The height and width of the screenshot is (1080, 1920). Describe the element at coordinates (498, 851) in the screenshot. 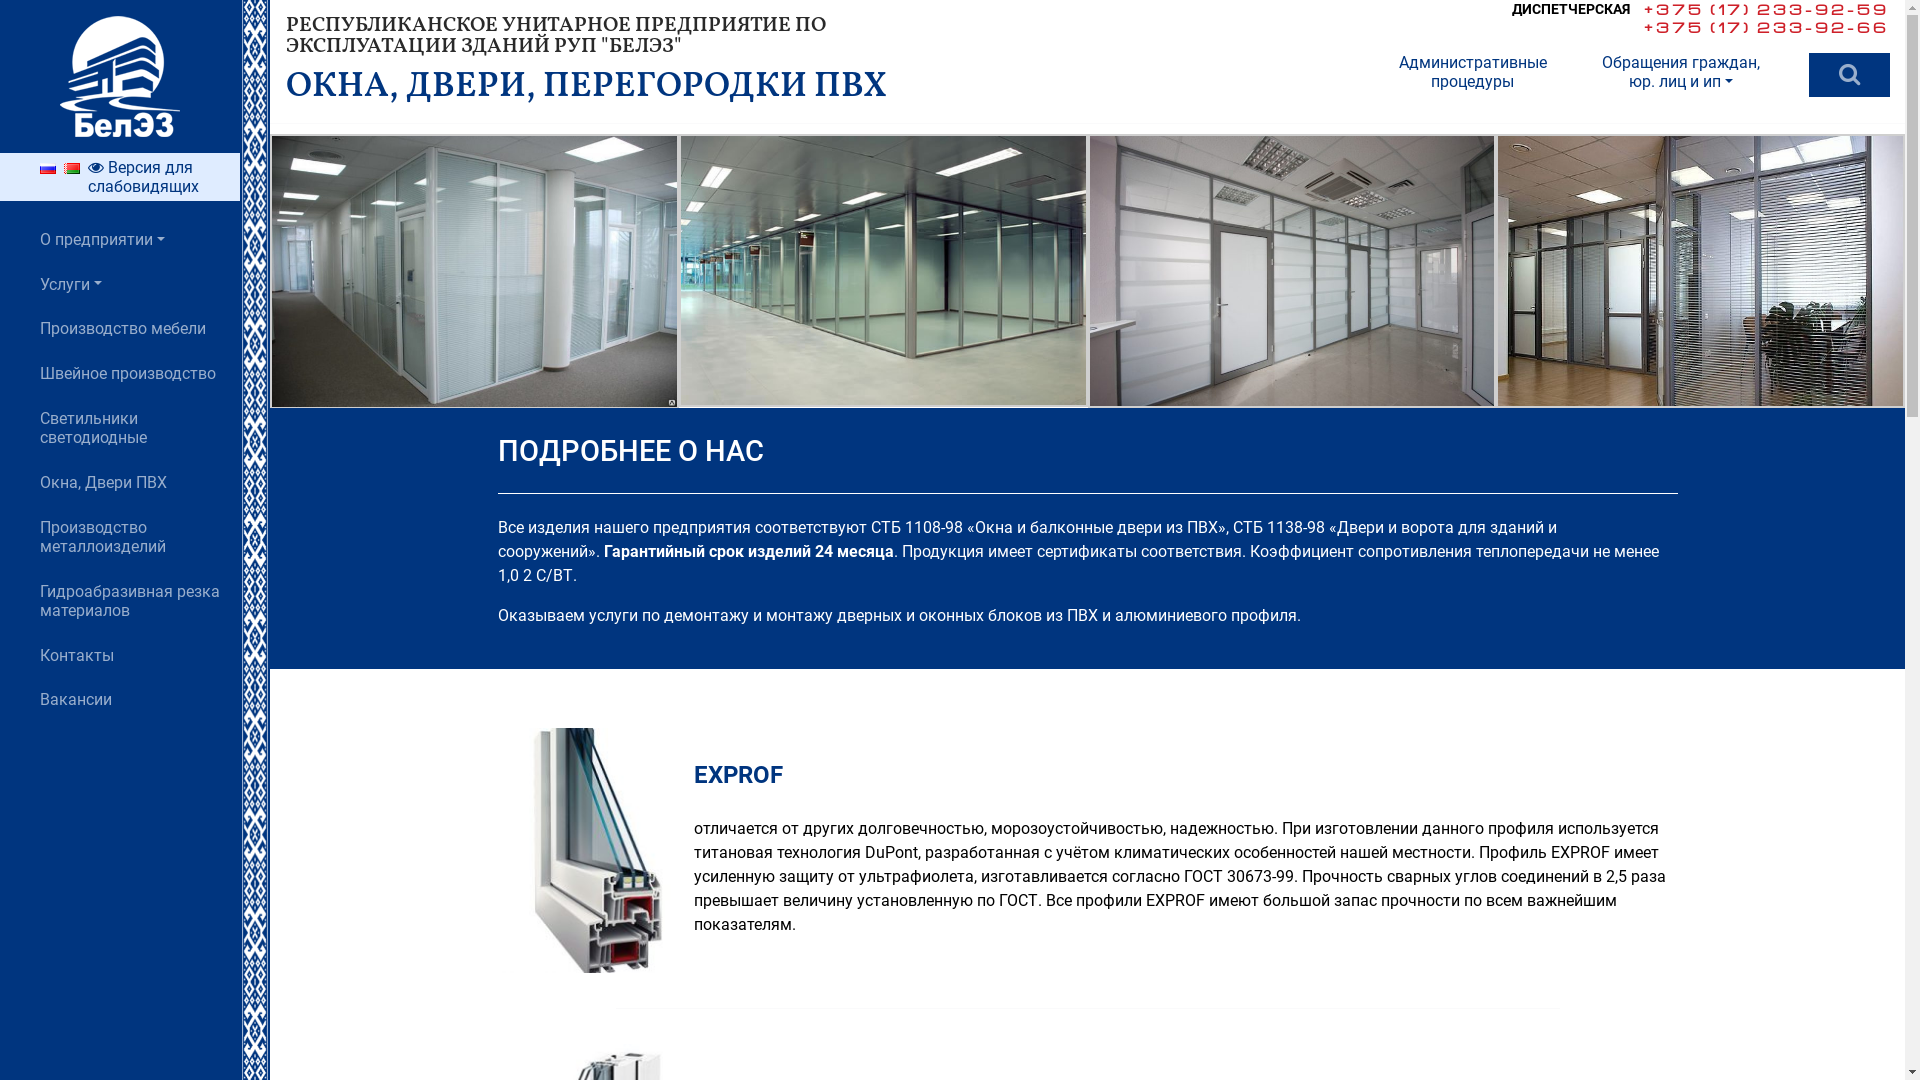

I see `'exprof'` at that location.